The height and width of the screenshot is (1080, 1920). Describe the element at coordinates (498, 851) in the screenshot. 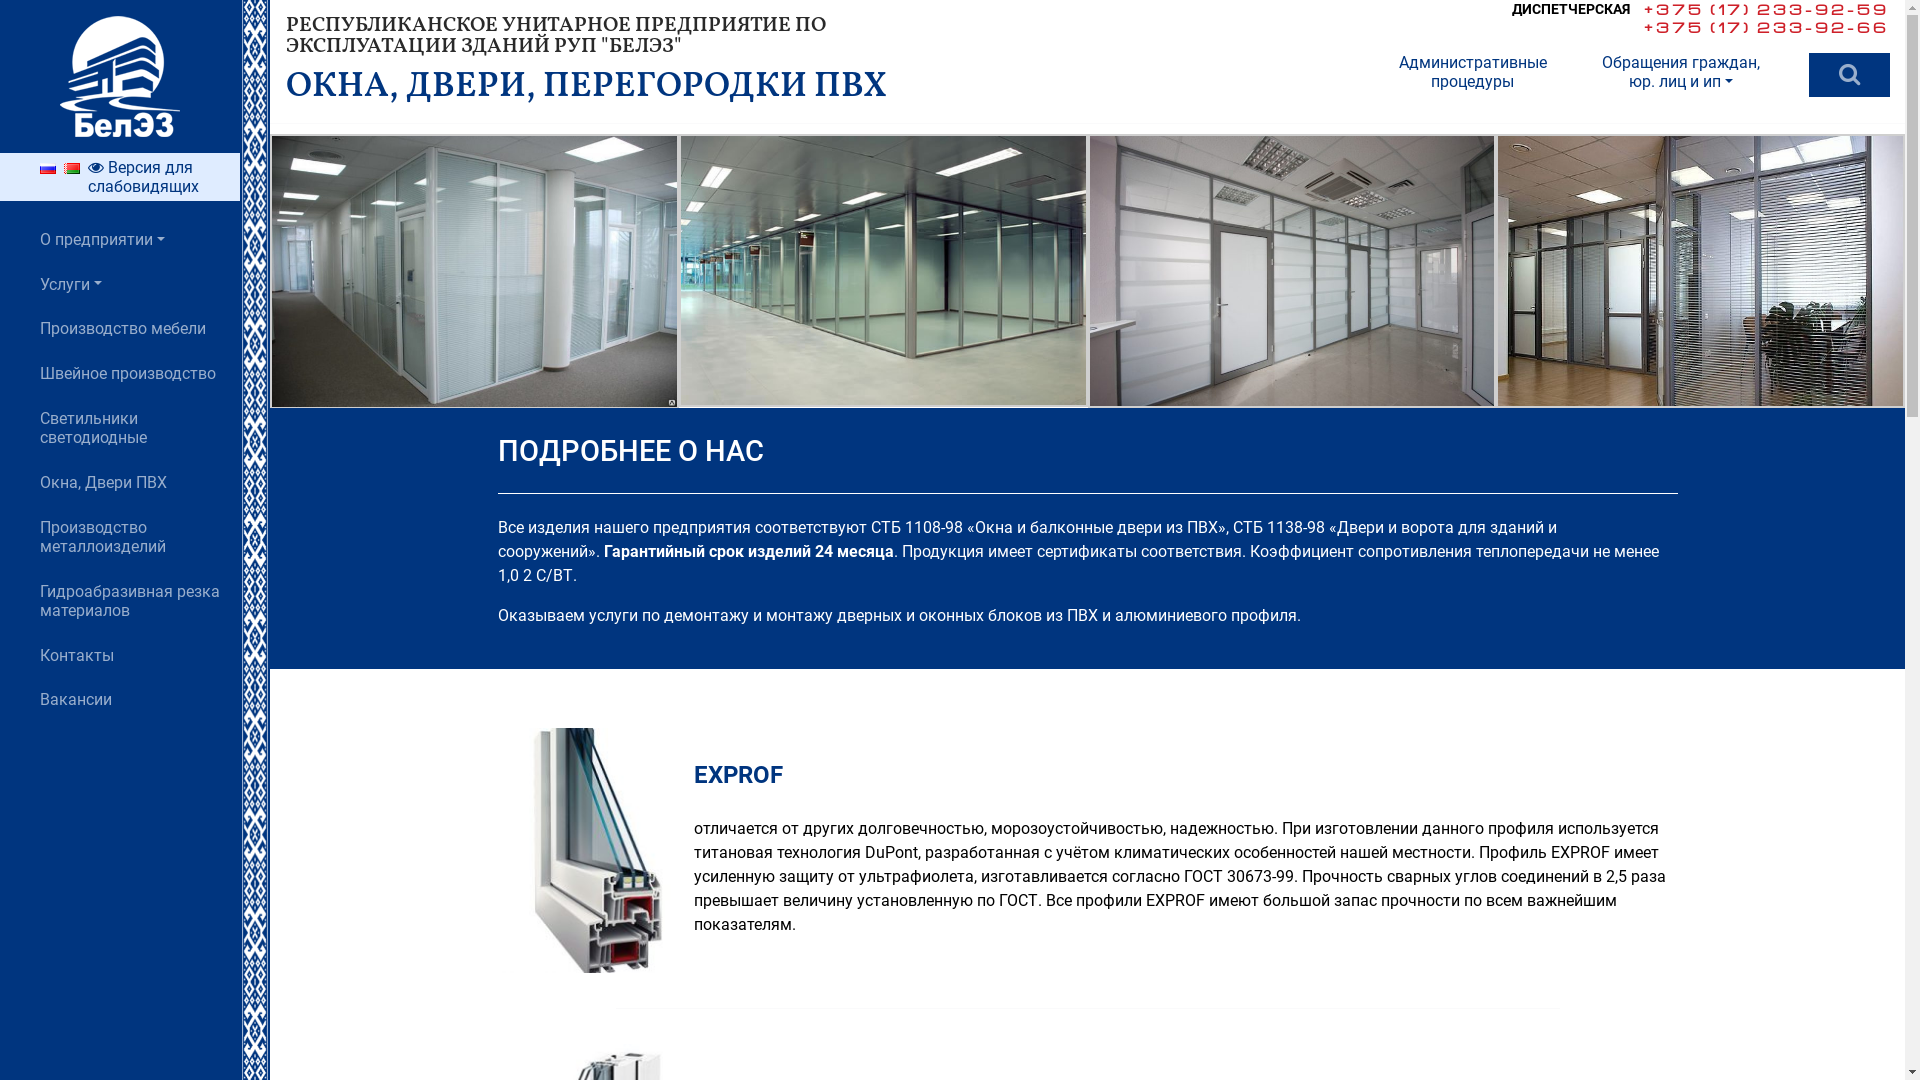

I see `'exprof'` at that location.